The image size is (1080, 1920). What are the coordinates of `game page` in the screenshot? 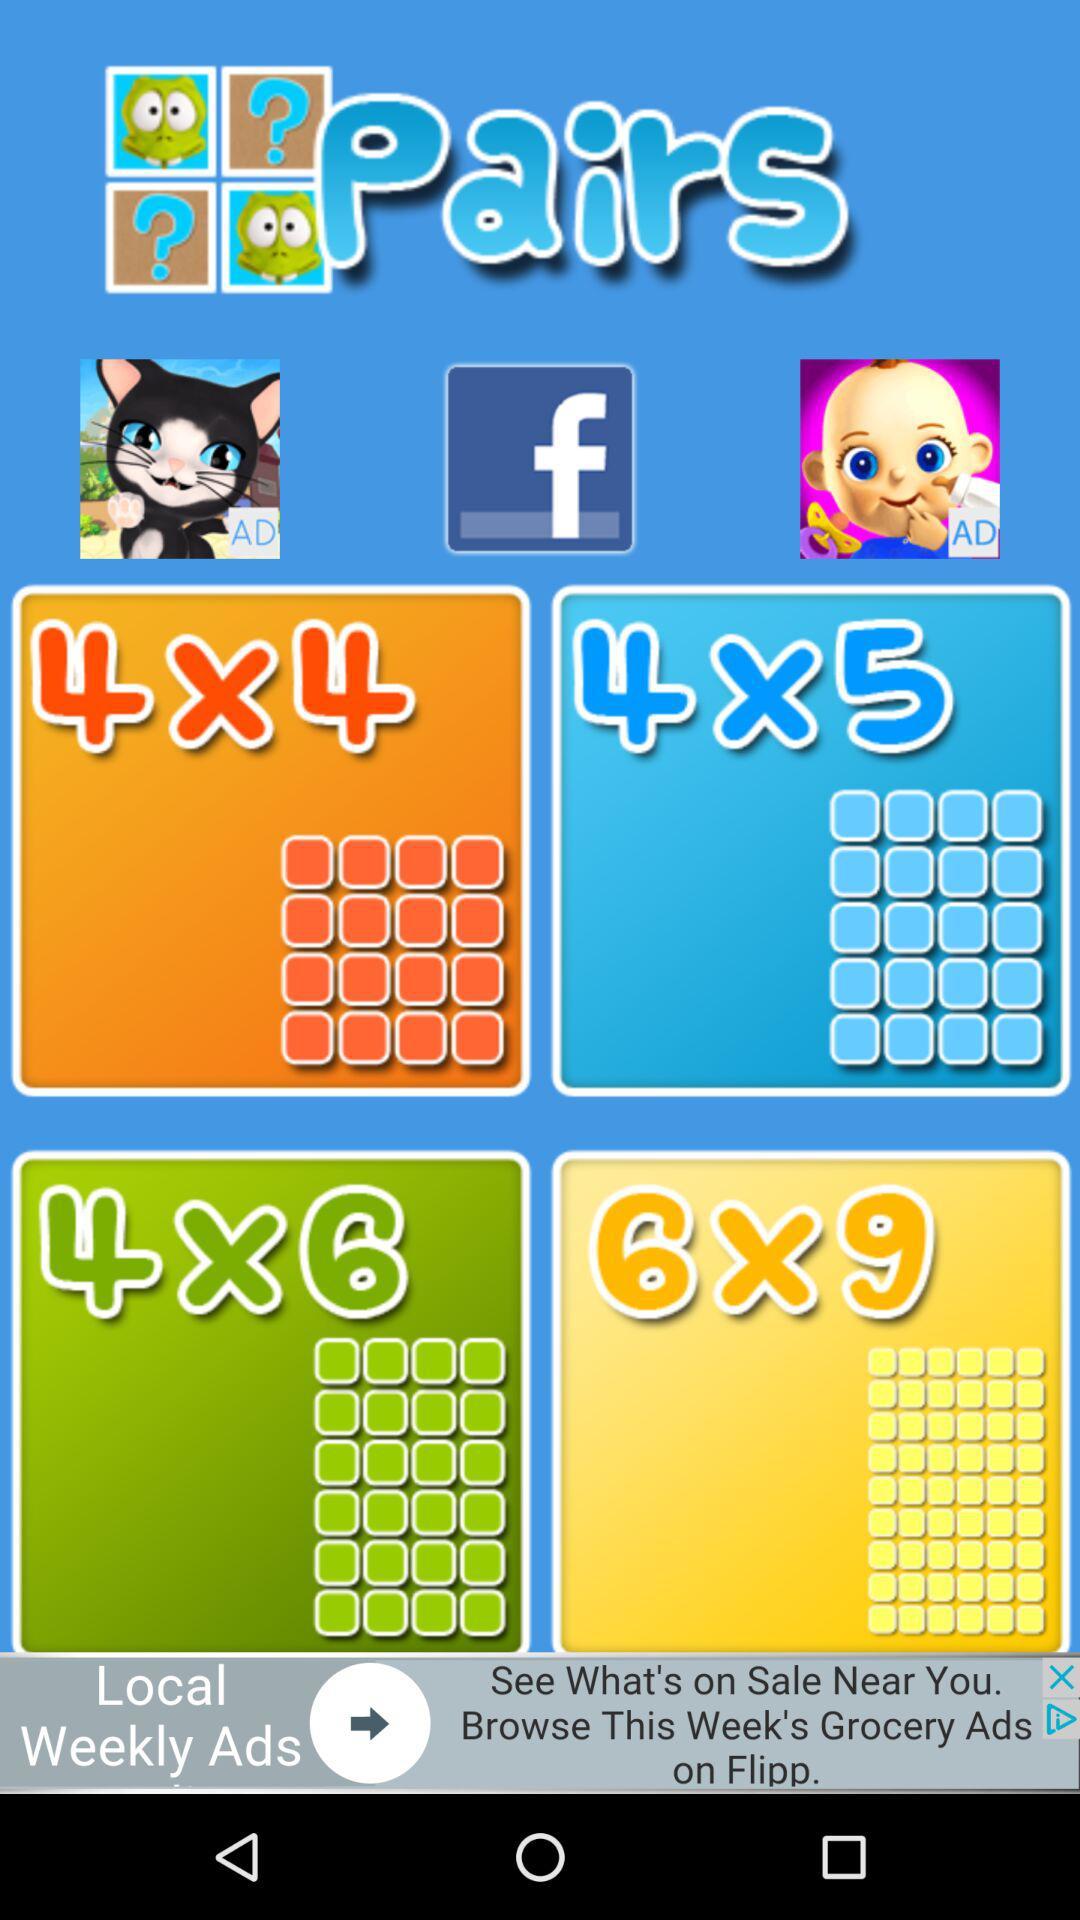 It's located at (810, 841).